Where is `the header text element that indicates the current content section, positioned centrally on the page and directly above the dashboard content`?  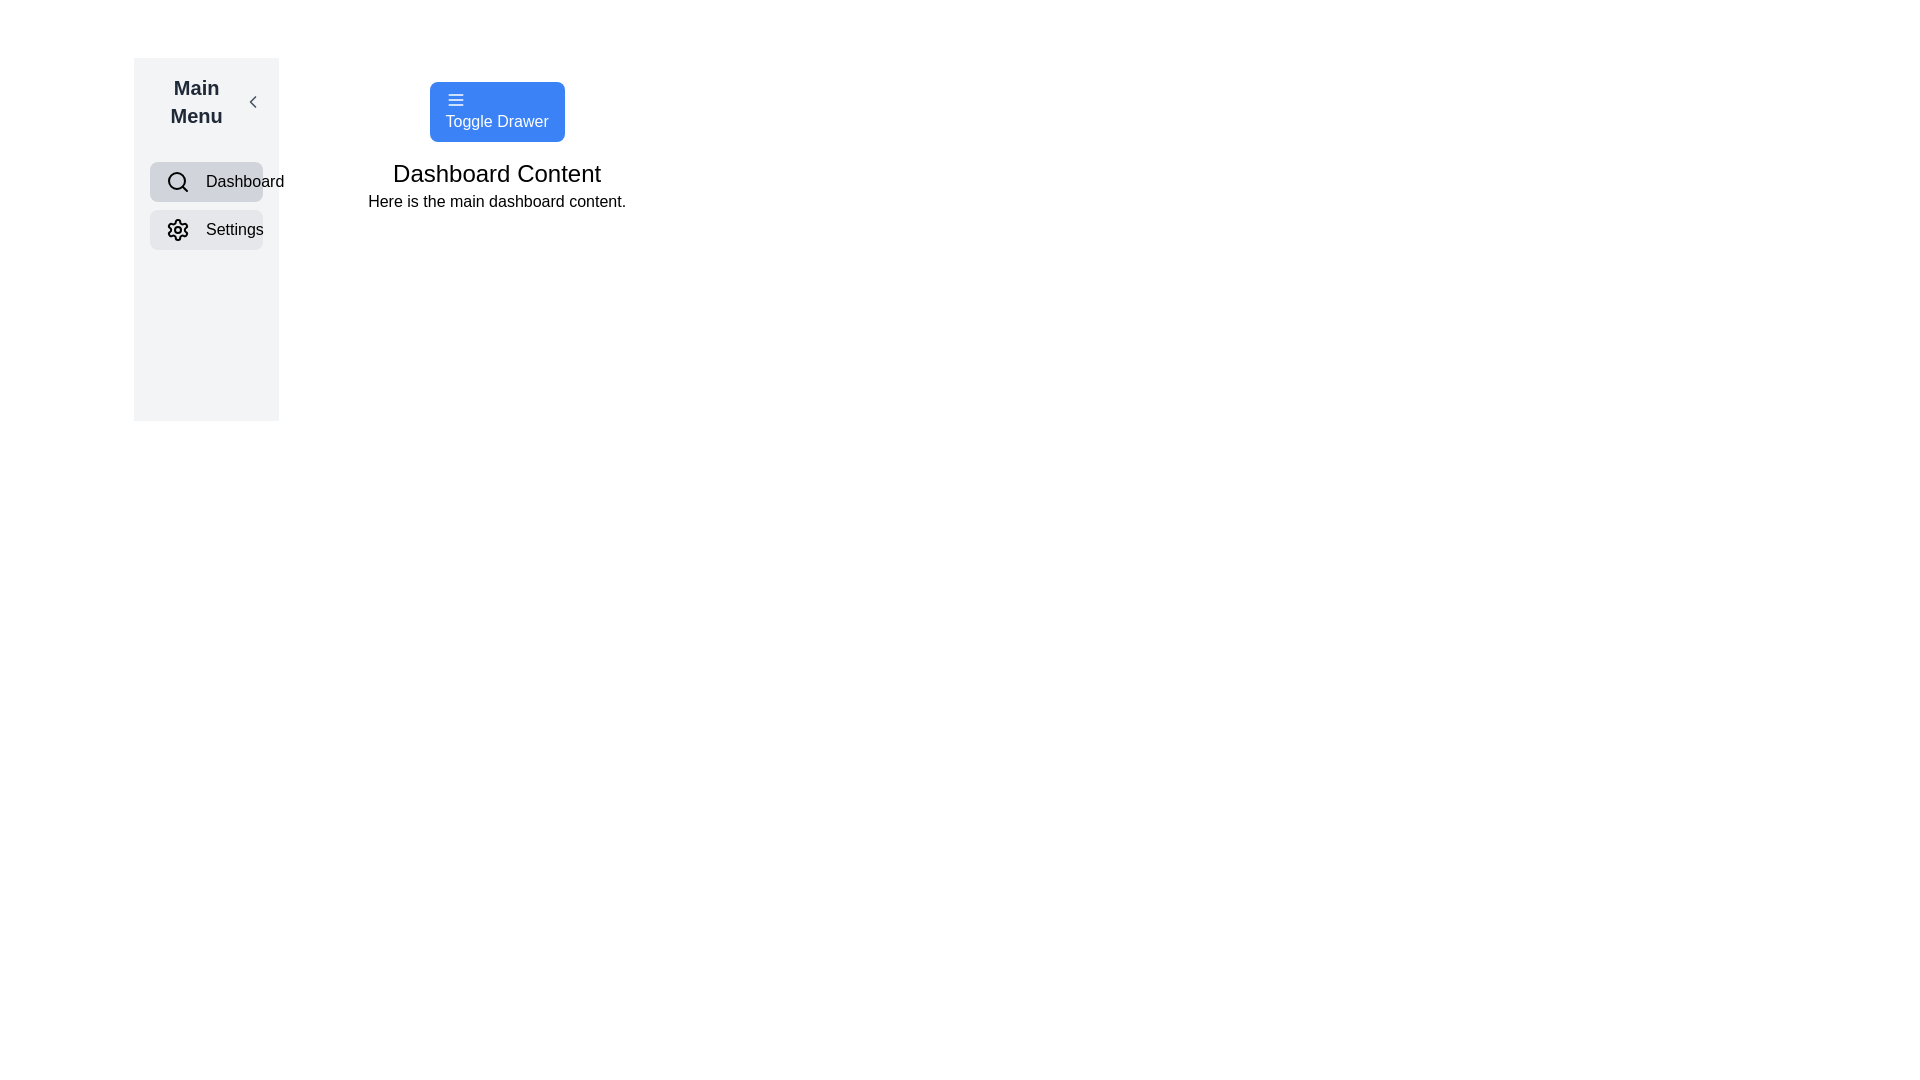
the header text element that indicates the current content section, positioned centrally on the page and directly above the dashboard content is located at coordinates (497, 172).